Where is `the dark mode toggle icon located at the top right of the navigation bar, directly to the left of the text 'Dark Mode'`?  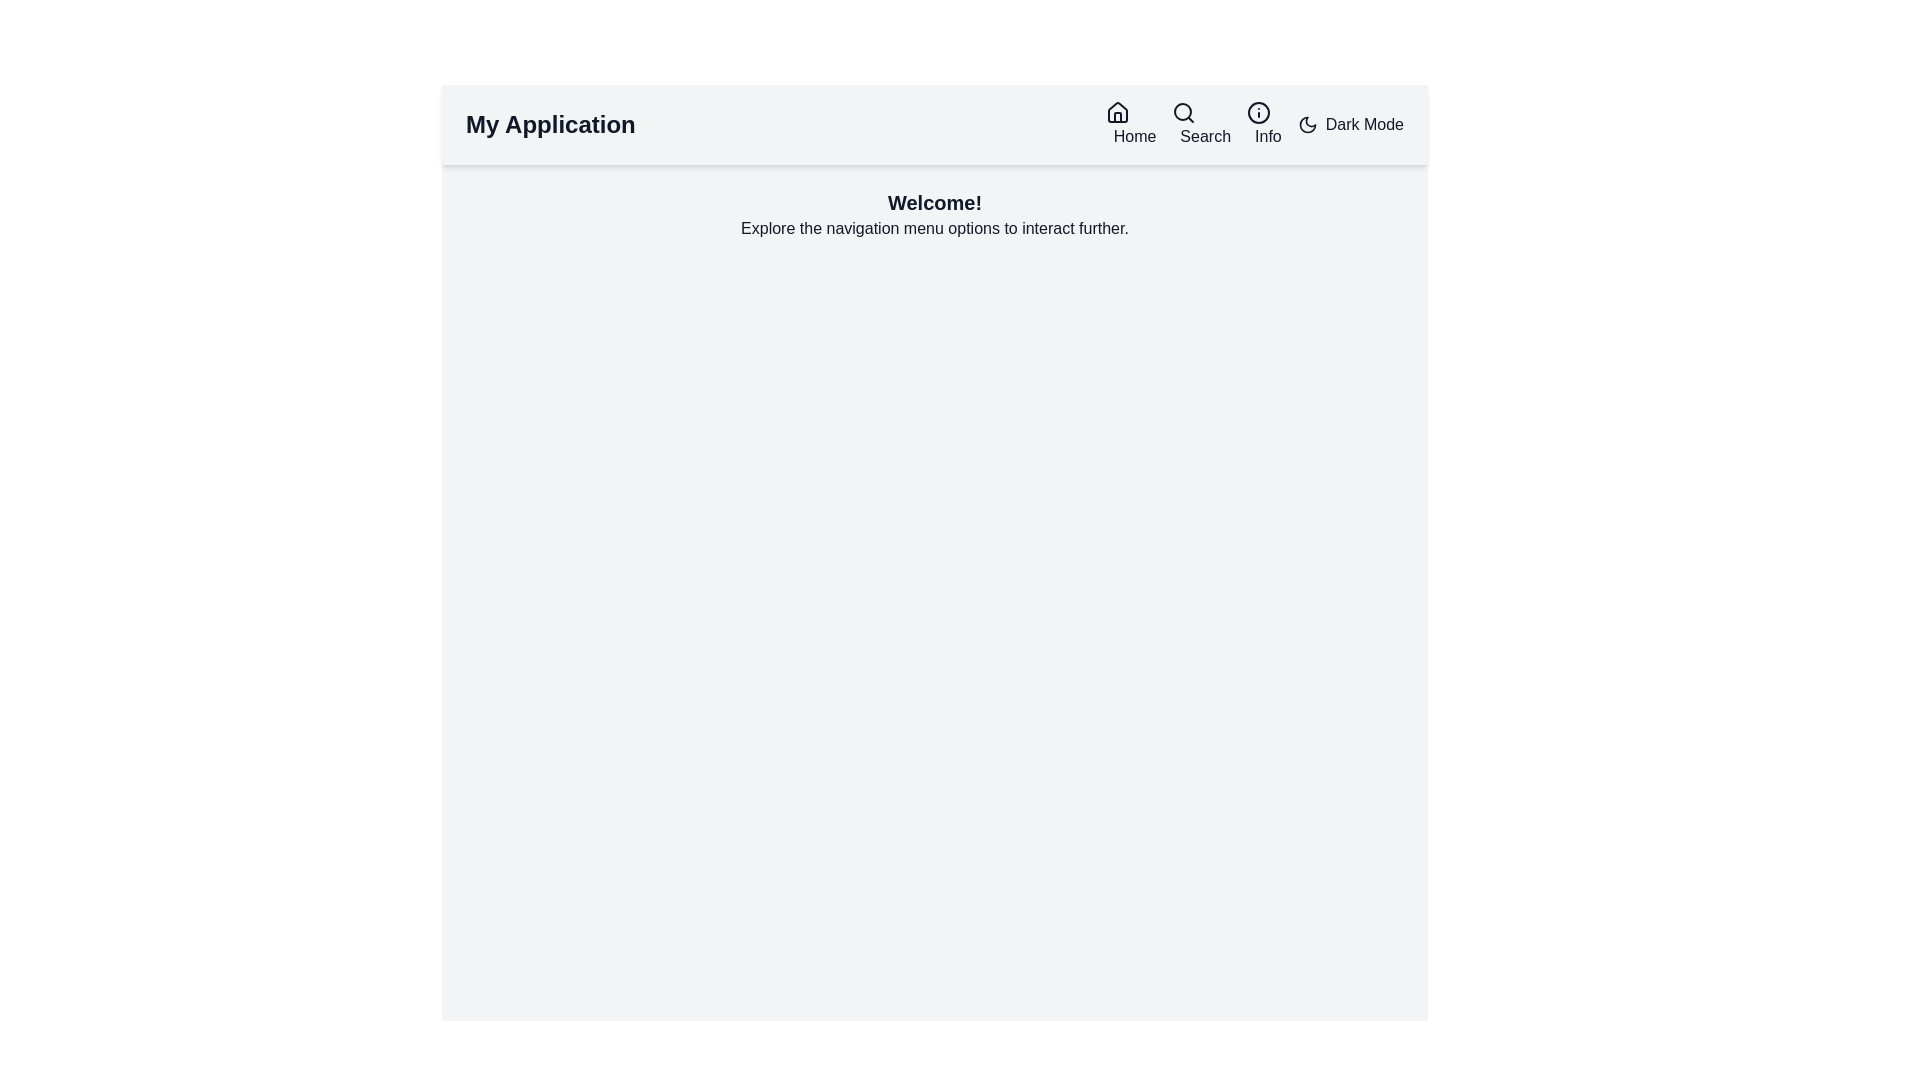 the dark mode toggle icon located at the top right of the navigation bar, directly to the left of the text 'Dark Mode' is located at coordinates (1307, 124).